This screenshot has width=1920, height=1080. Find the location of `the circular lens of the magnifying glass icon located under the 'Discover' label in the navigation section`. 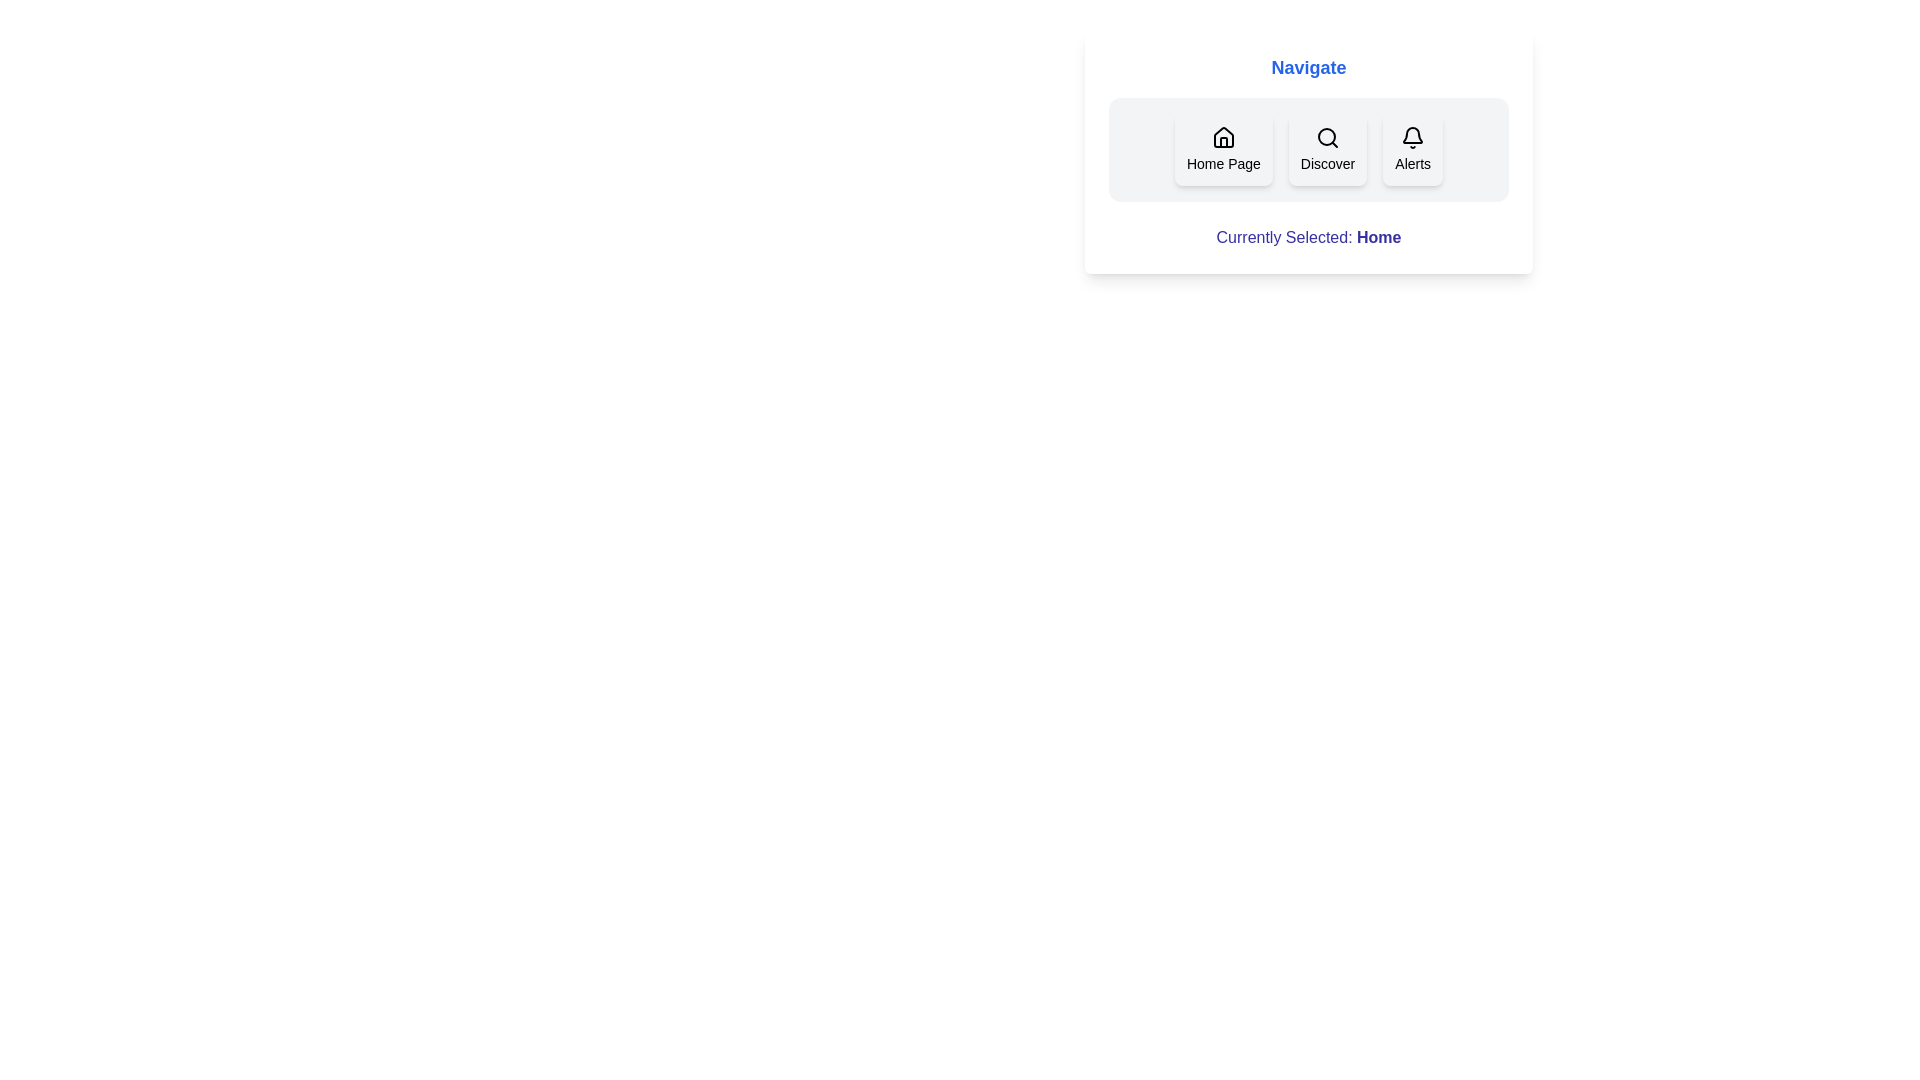

the circular lens of the magnifying glass icon located under the 'Discover' label in the navigation section is located at coordinates (1327, 136).